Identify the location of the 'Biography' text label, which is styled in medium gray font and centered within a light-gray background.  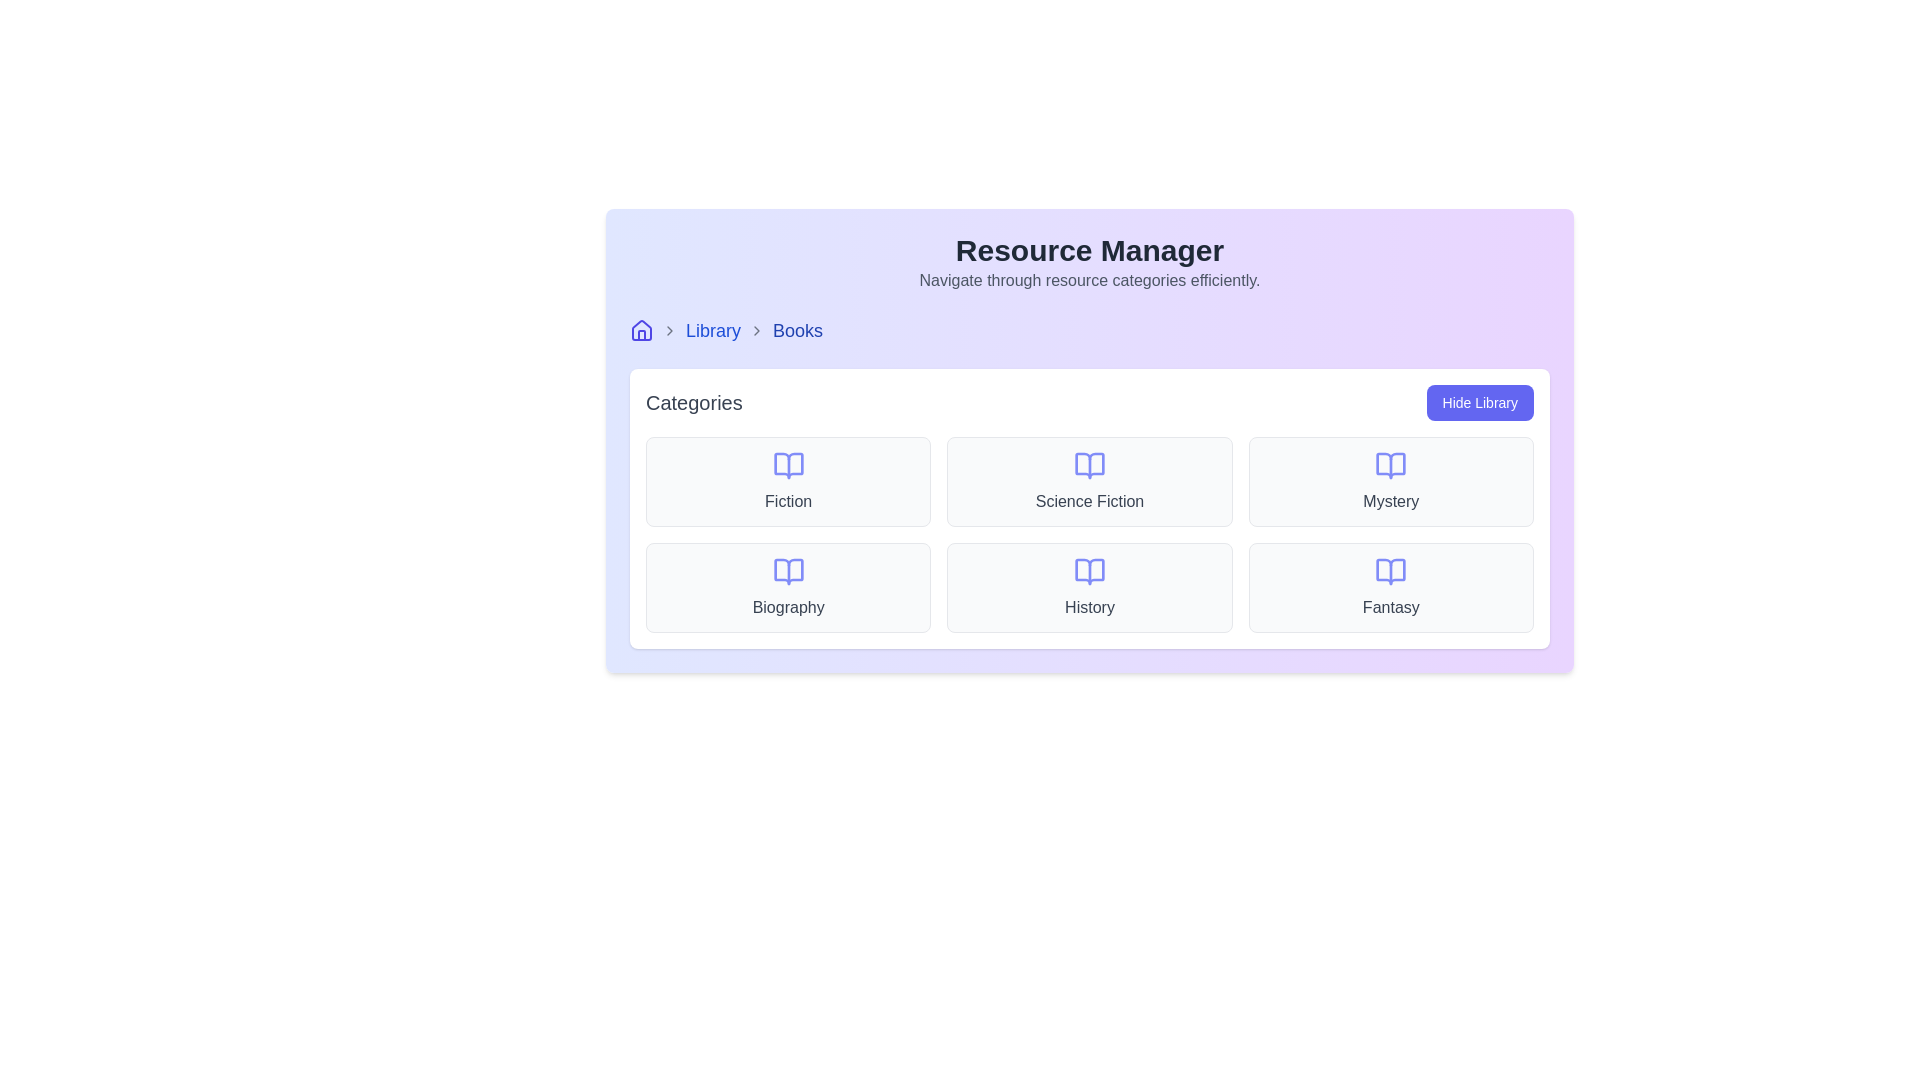
(787, 606).